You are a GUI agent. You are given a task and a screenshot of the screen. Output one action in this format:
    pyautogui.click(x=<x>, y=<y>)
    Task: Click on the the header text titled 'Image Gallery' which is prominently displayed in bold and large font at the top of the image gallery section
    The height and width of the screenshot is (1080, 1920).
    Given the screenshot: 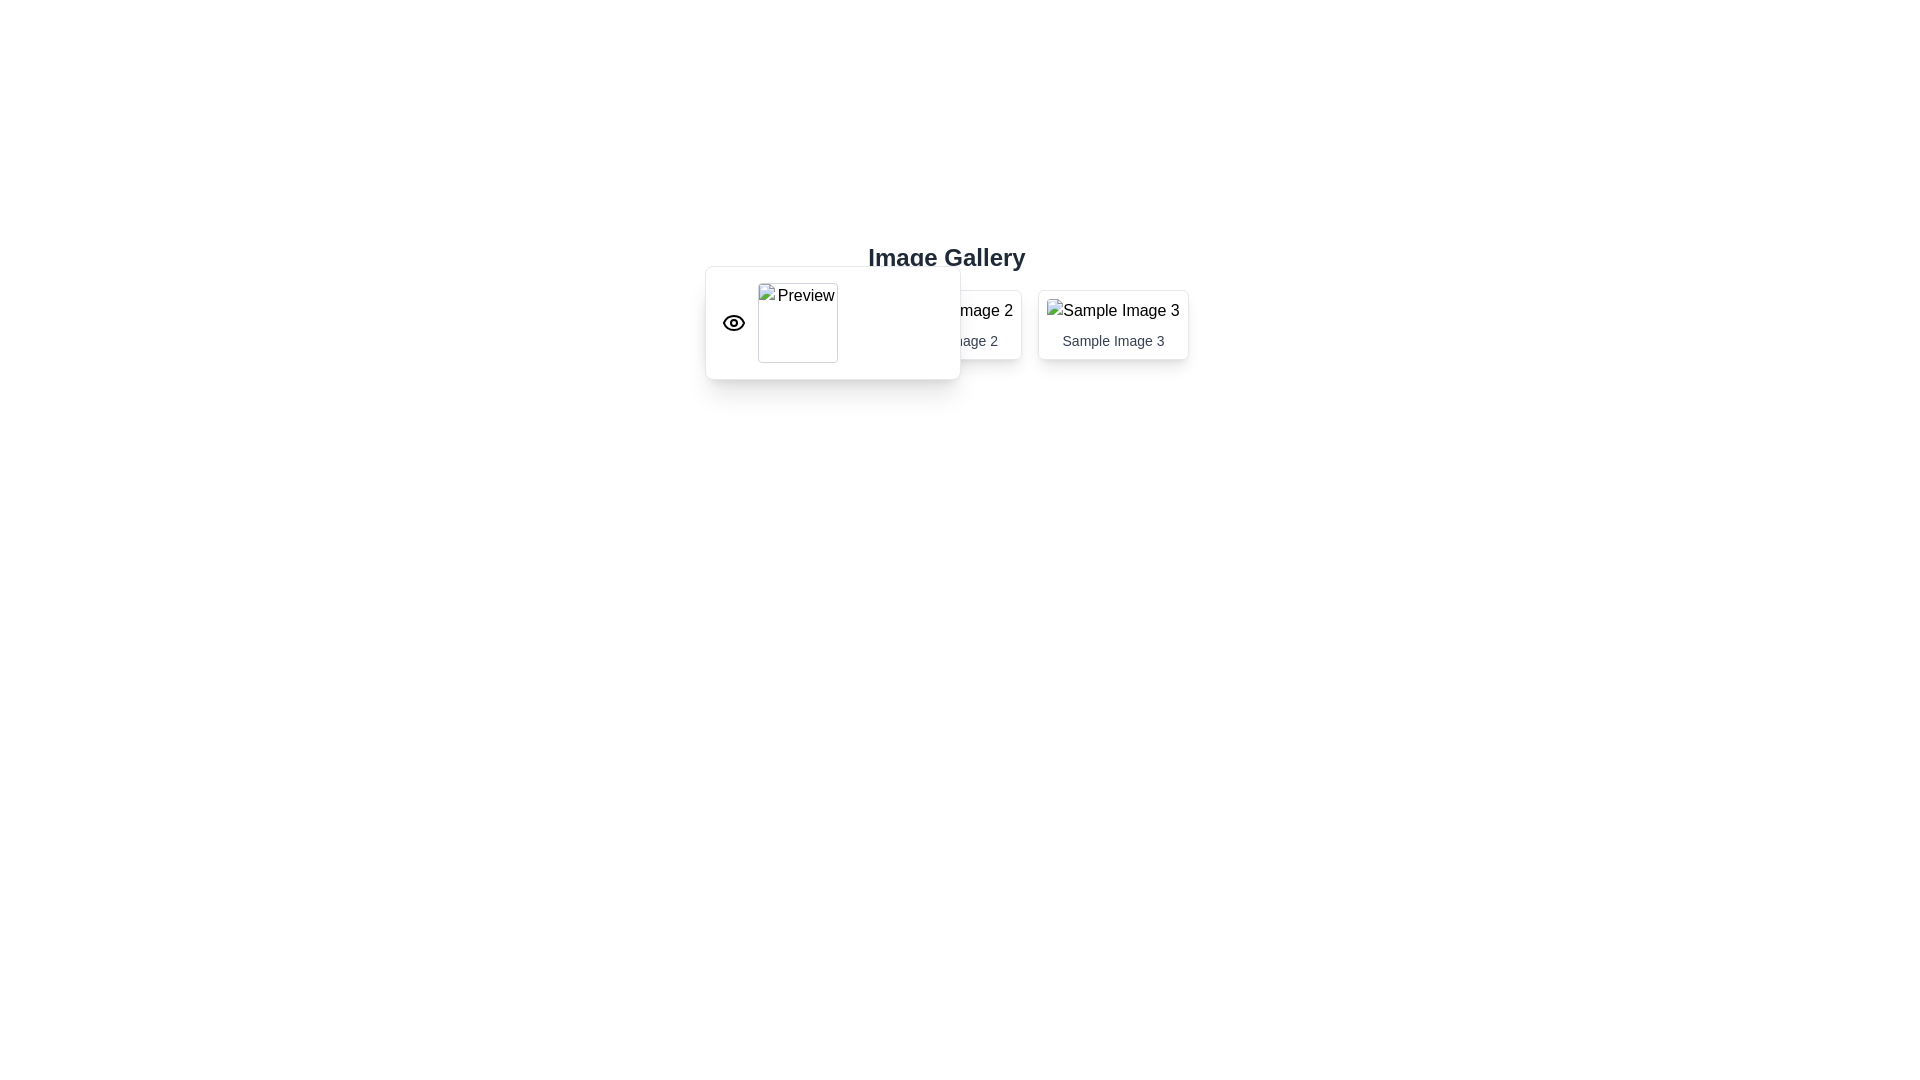 What is the action you would take?
    pyautogui.click(x=945, y=257)
    